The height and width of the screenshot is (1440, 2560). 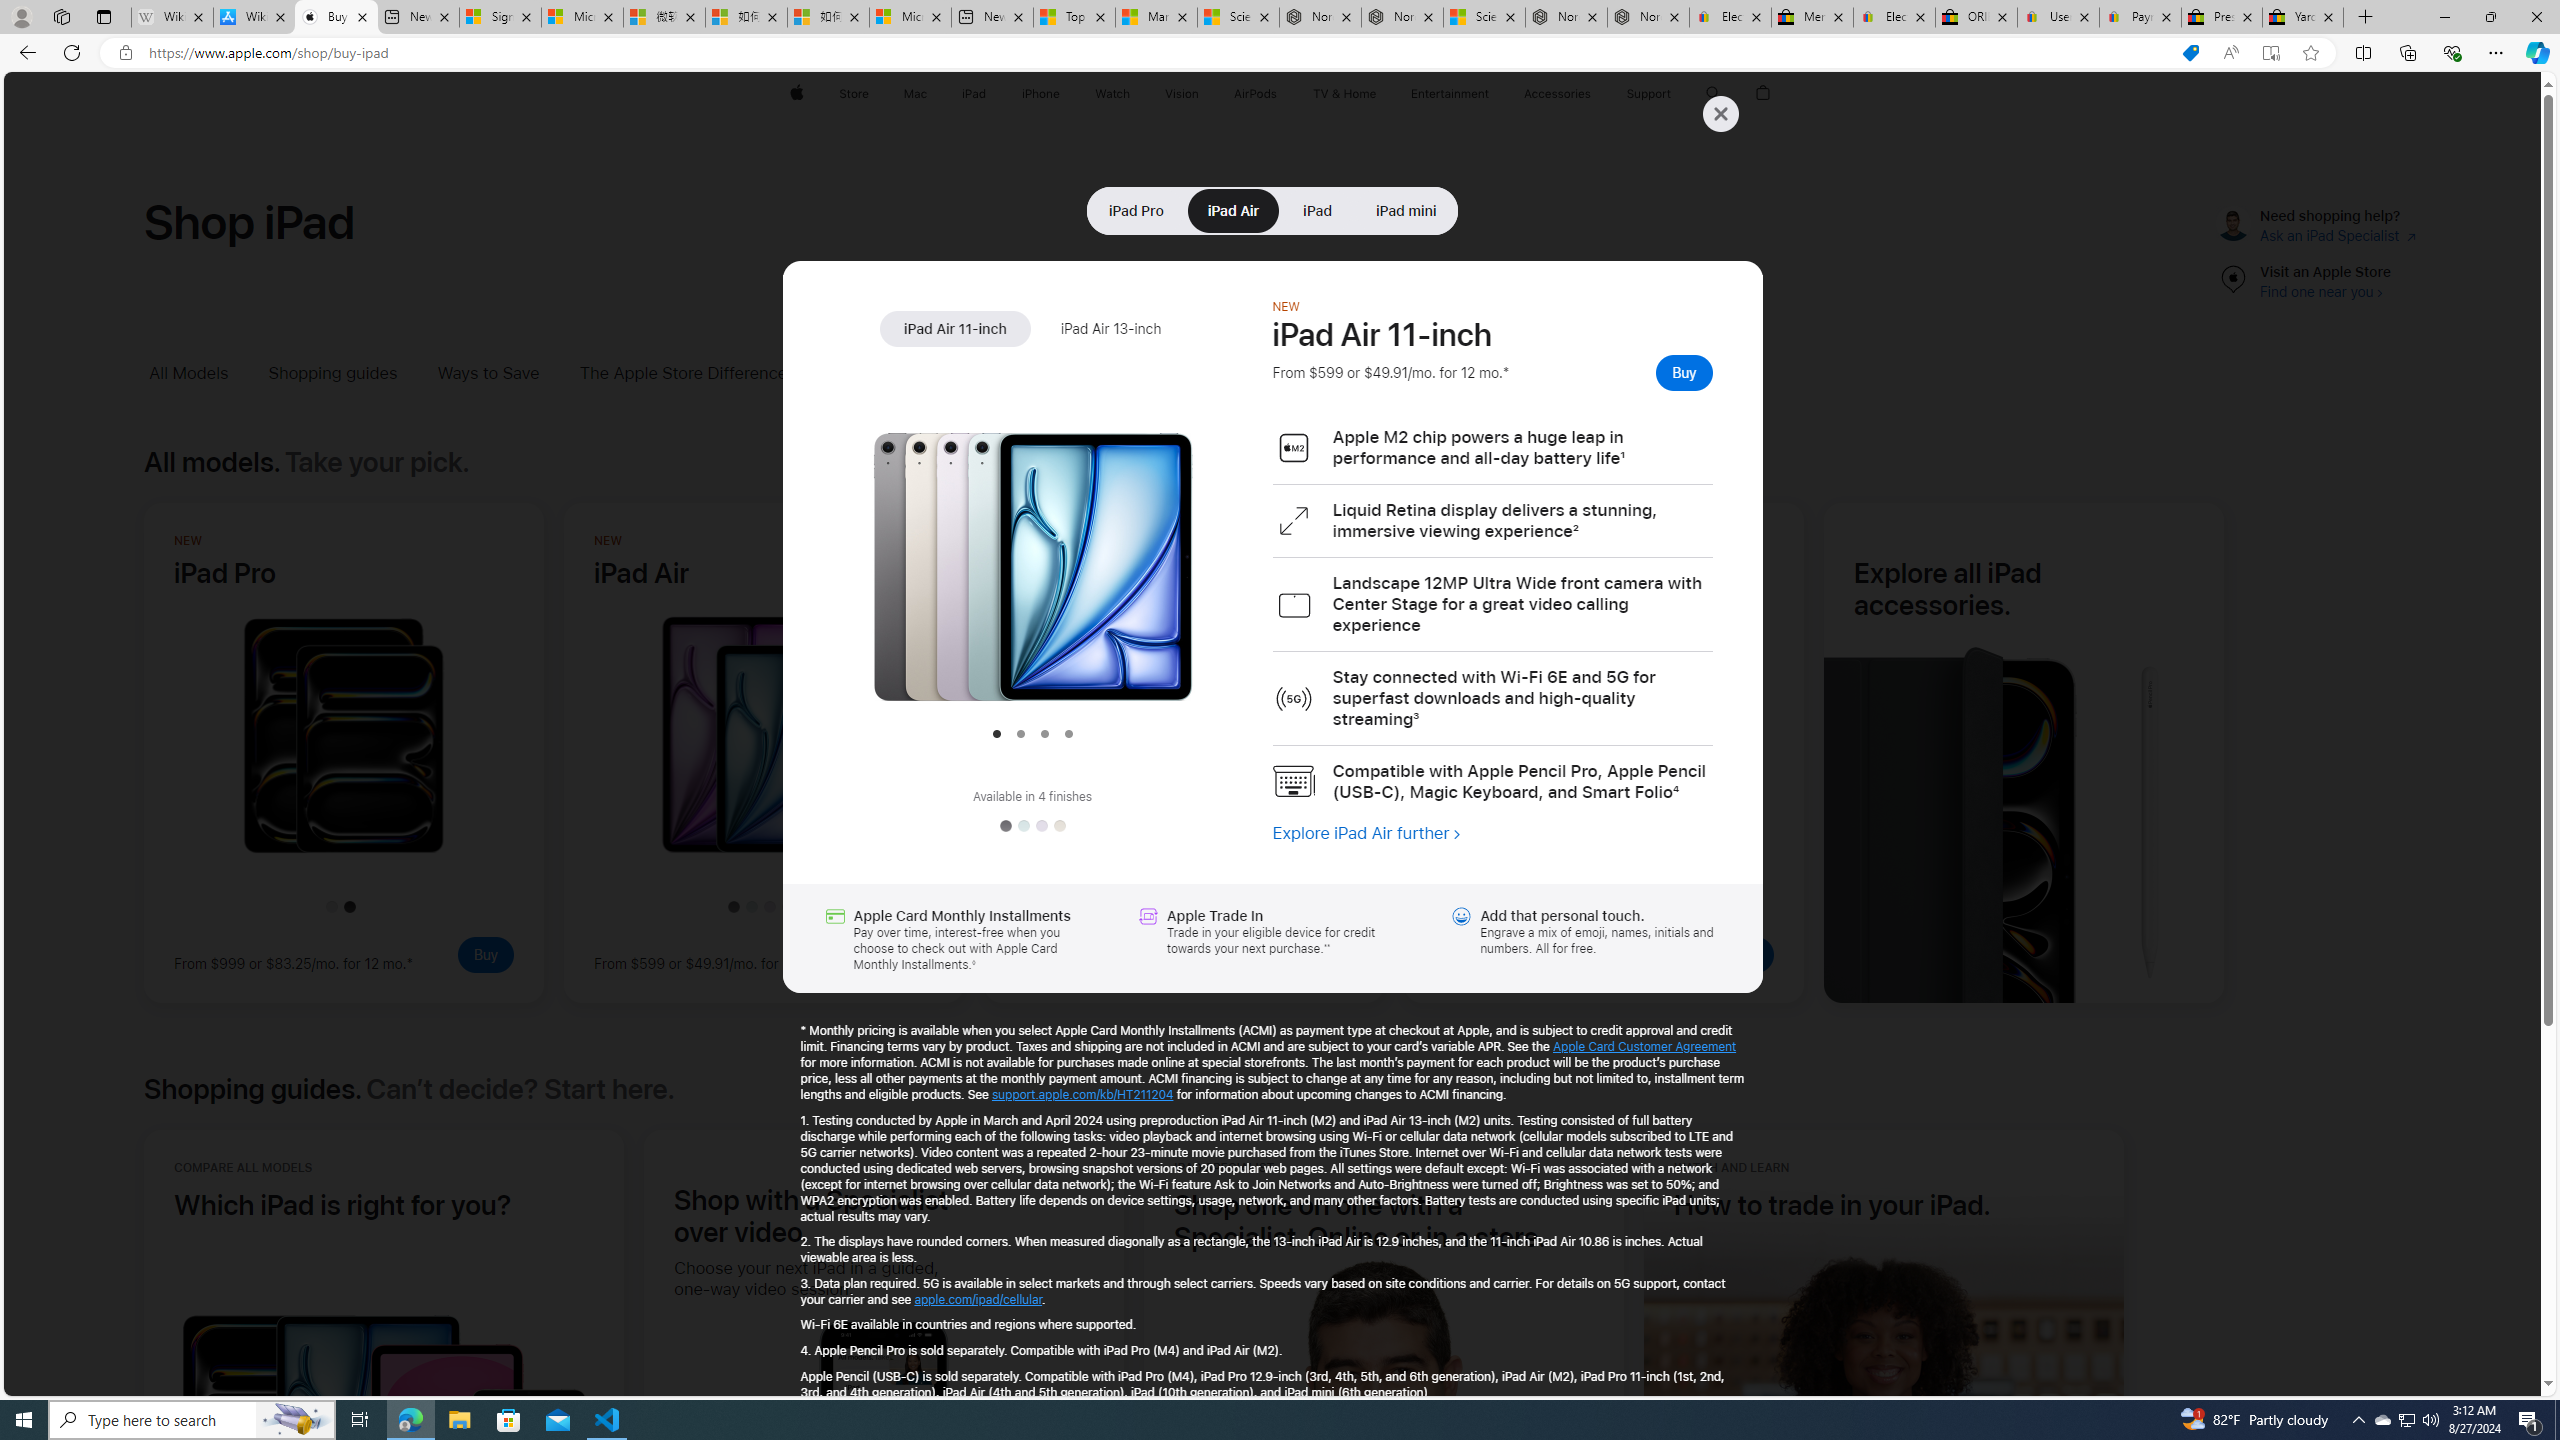 I want to click on 'iPad', so click(x=1316, y=210).